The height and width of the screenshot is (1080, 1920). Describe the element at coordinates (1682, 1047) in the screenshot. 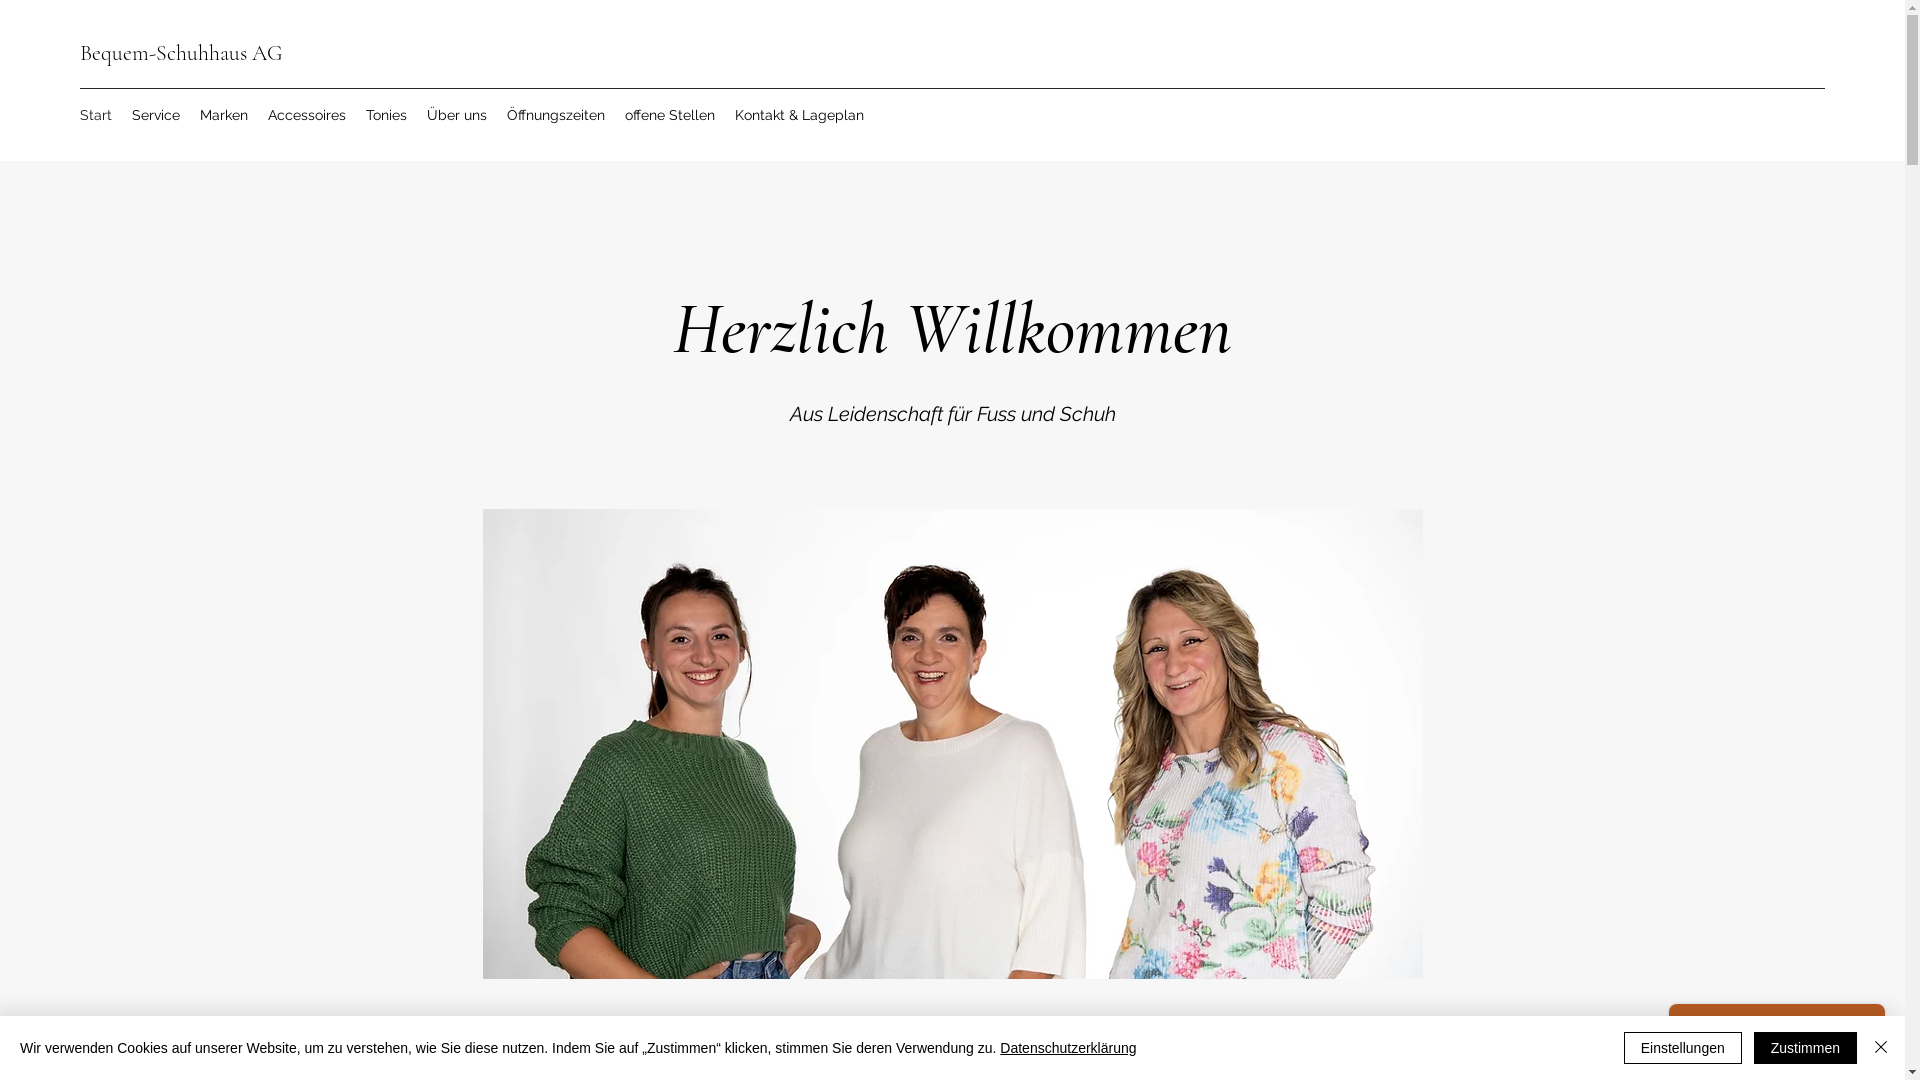

I see `'Einstellungen'` at that location.